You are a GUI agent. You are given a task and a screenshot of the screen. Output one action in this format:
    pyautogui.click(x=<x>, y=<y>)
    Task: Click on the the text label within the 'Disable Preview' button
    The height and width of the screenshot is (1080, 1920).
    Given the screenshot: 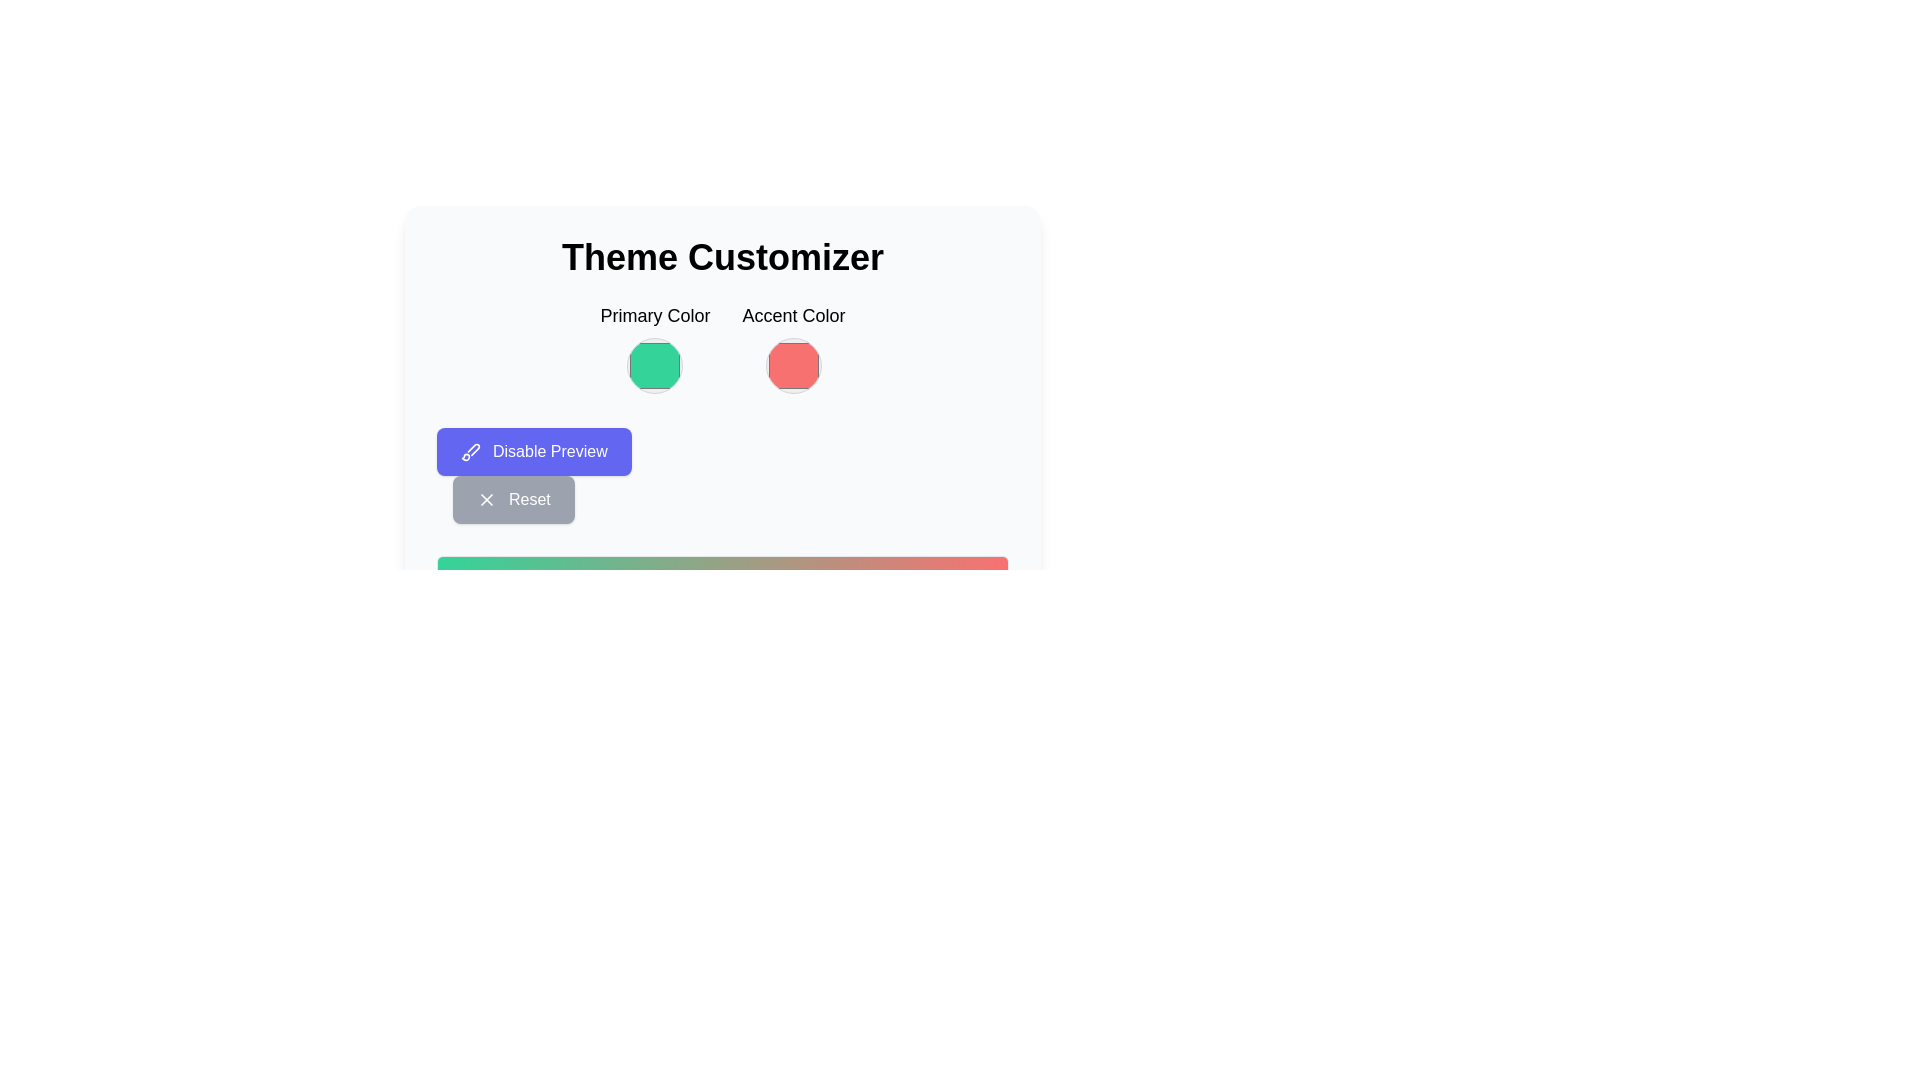 What is the action you would take?
    pyautogui.click(x=550, y=451)
    